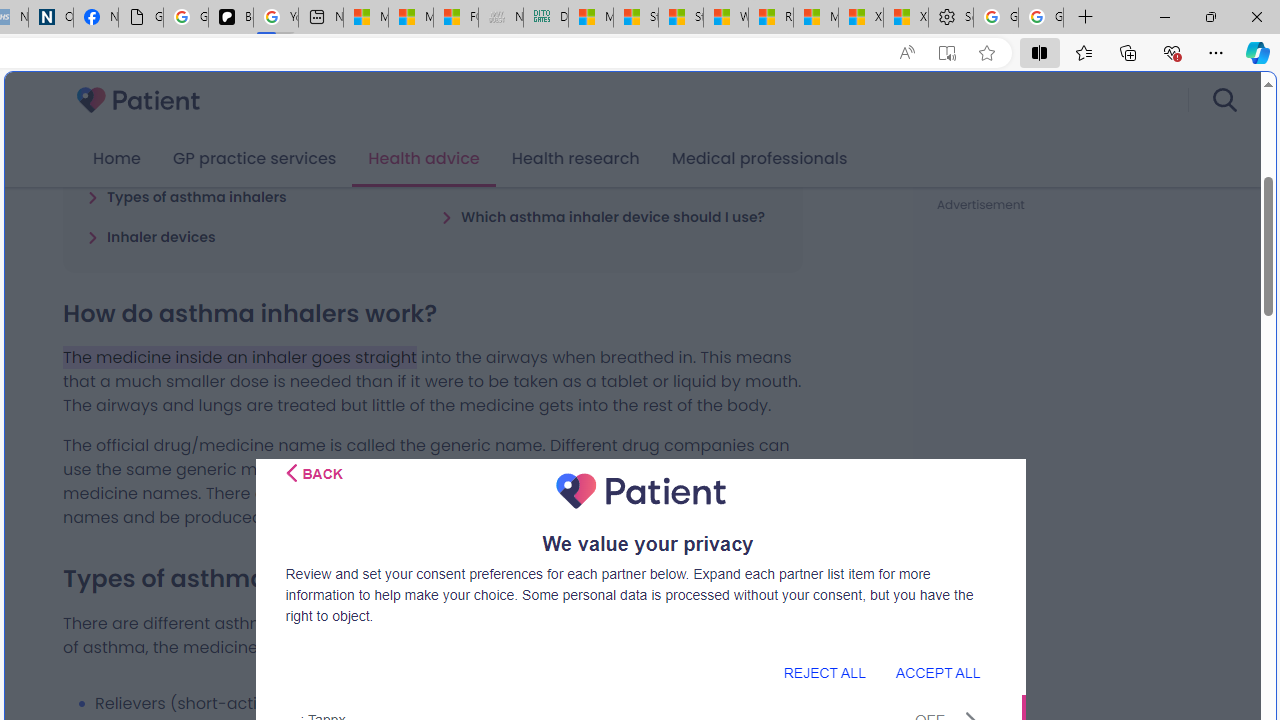 The image size is (1280, 720). I want to click on 'Be Smart | creating Science videos | Patreon', so click(231, 17).